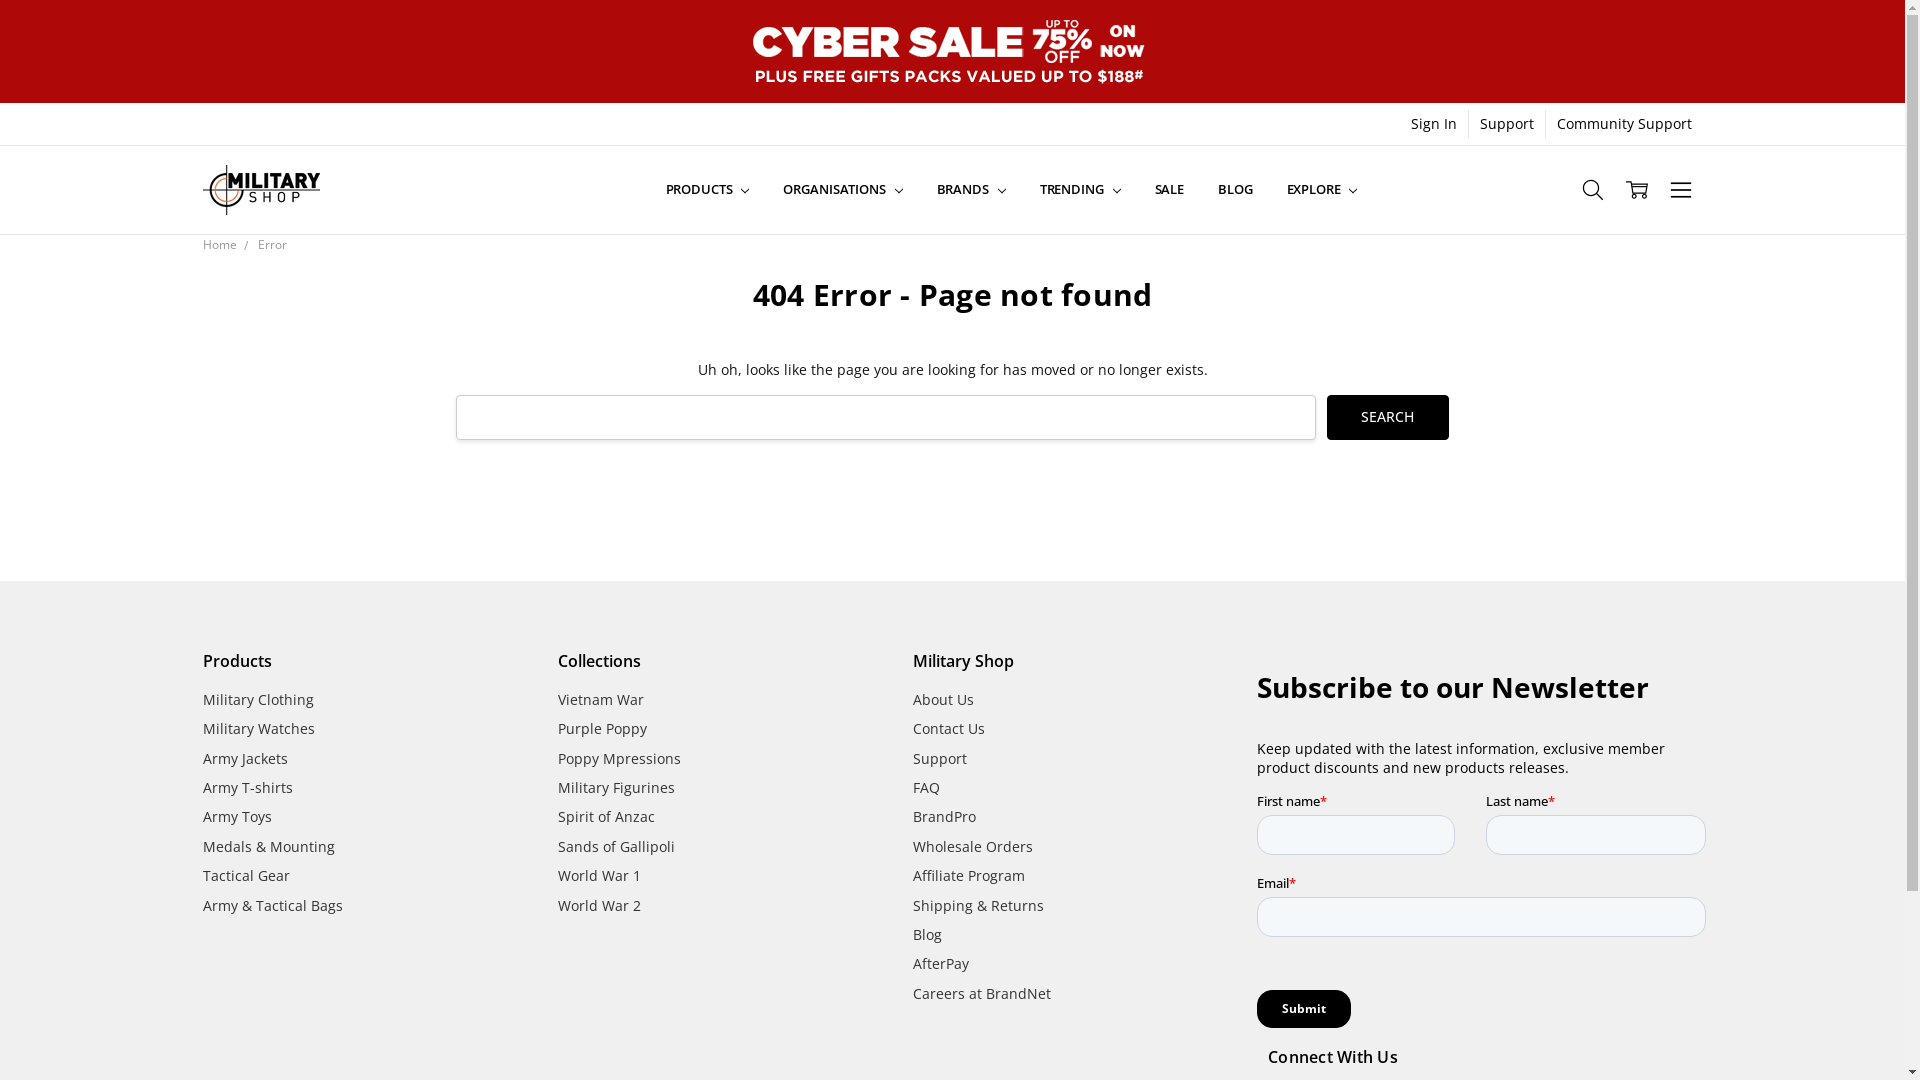 This screenshot has width=1920, height=1080. What do you see at coordinates (648, 189) in the screenshot?
I see `'PRODUCTS'` at bounding box center [648, 189].